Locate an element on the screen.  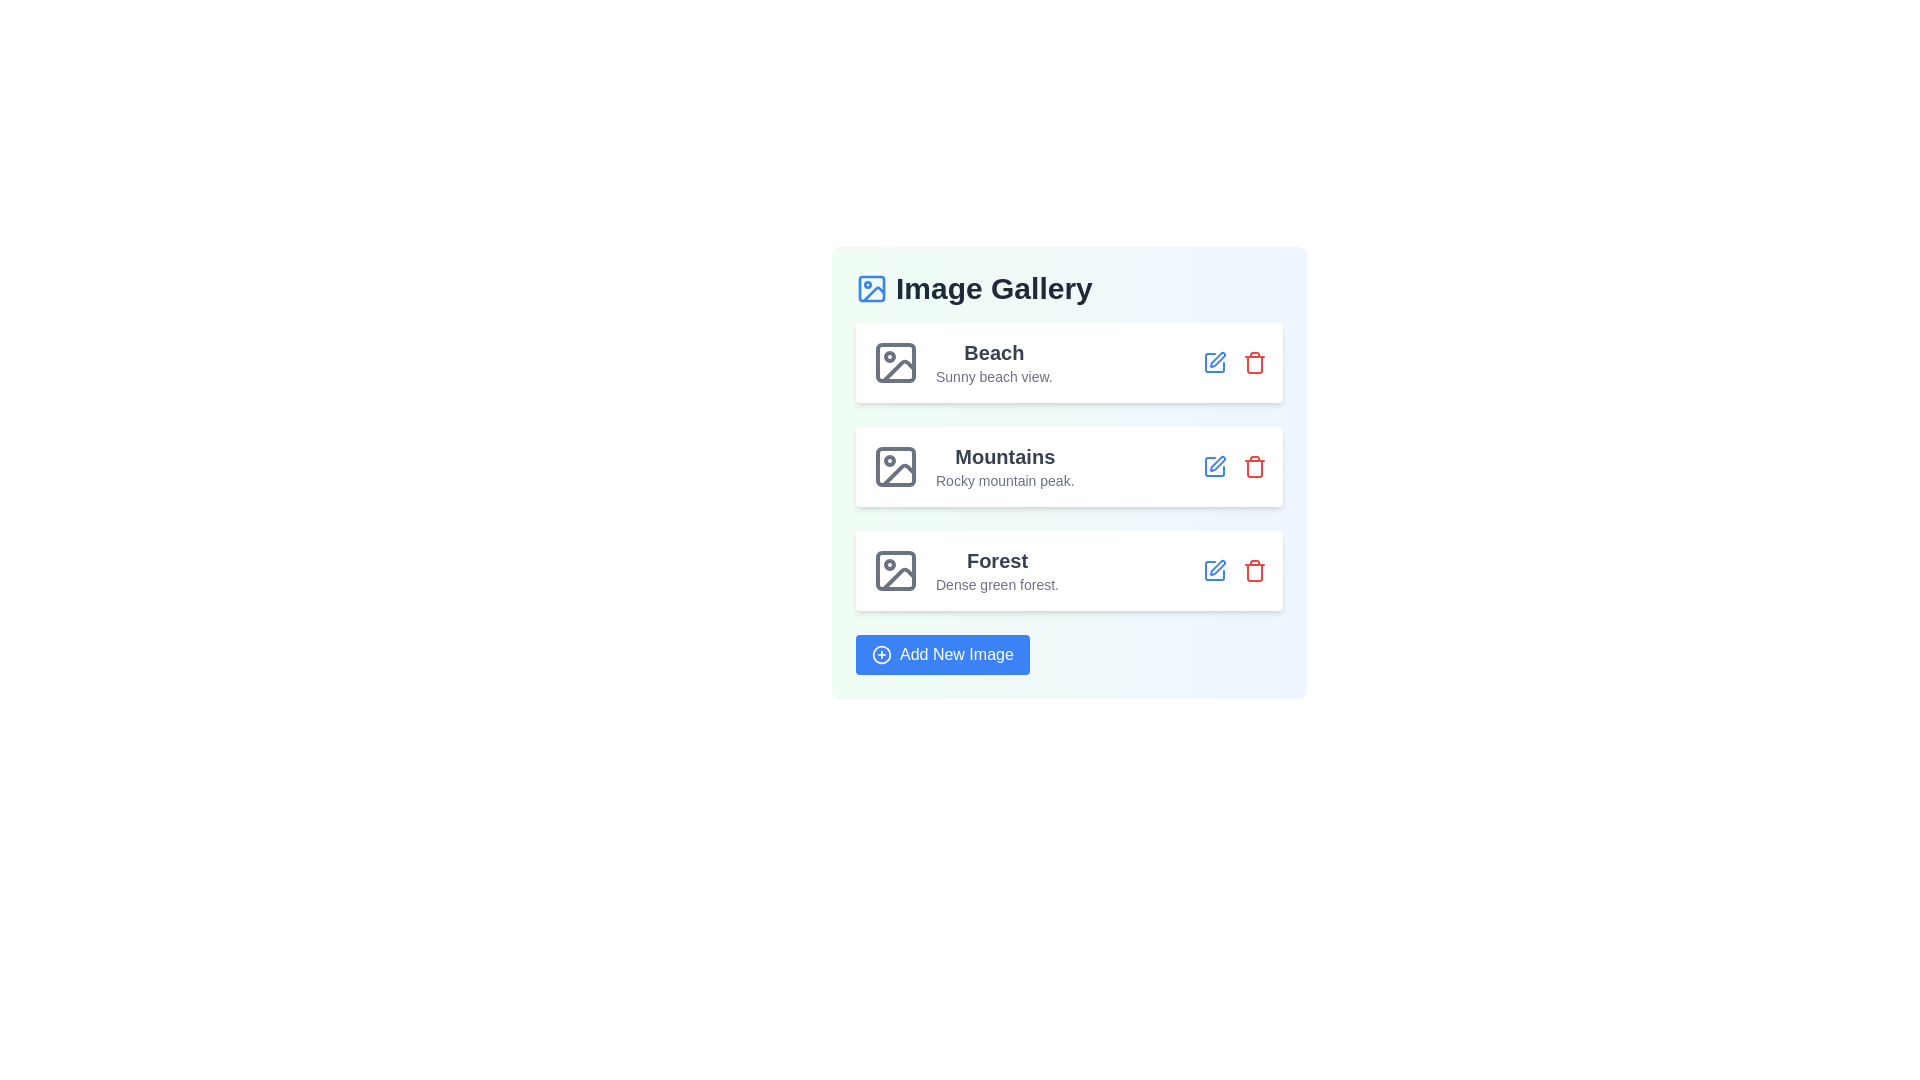
edit button for the image titled 'Forest' is located at coordinates (1213, 570).